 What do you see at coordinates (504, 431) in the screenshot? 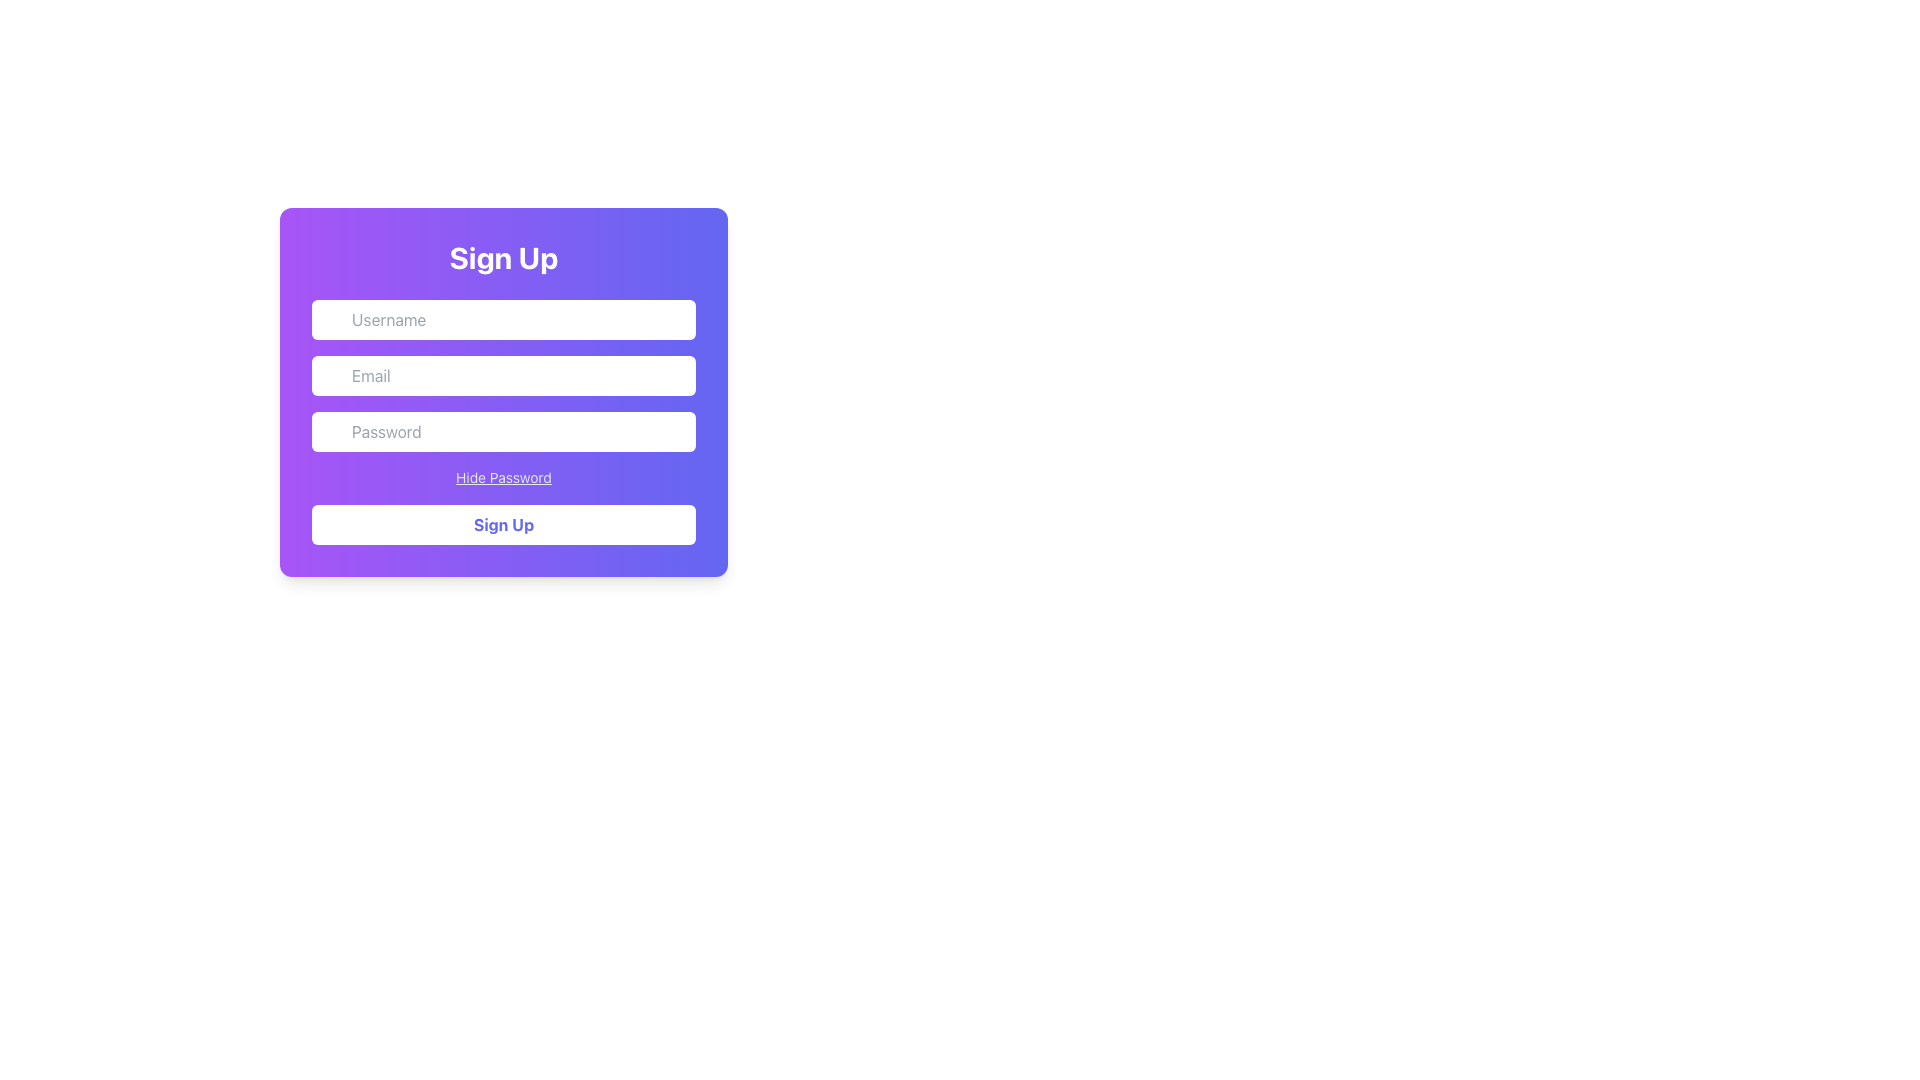
I see `the Password text input field by using the tab key` at bounding box center [504, 431].